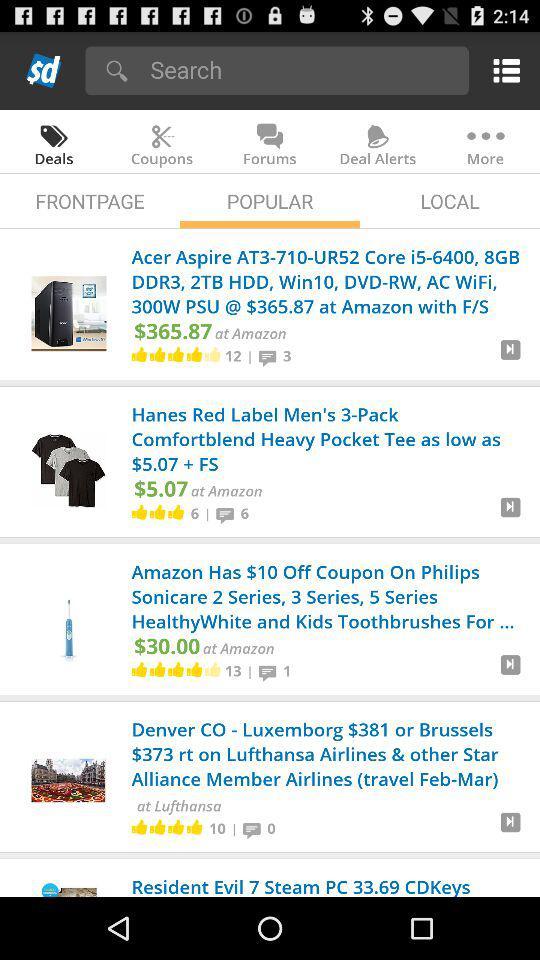 This screenshot has height=960, width=540. What do you see at coordinates (89, 201) in the screenshot?
I see `the item next to popular icon` at bounding box center [89, 201].